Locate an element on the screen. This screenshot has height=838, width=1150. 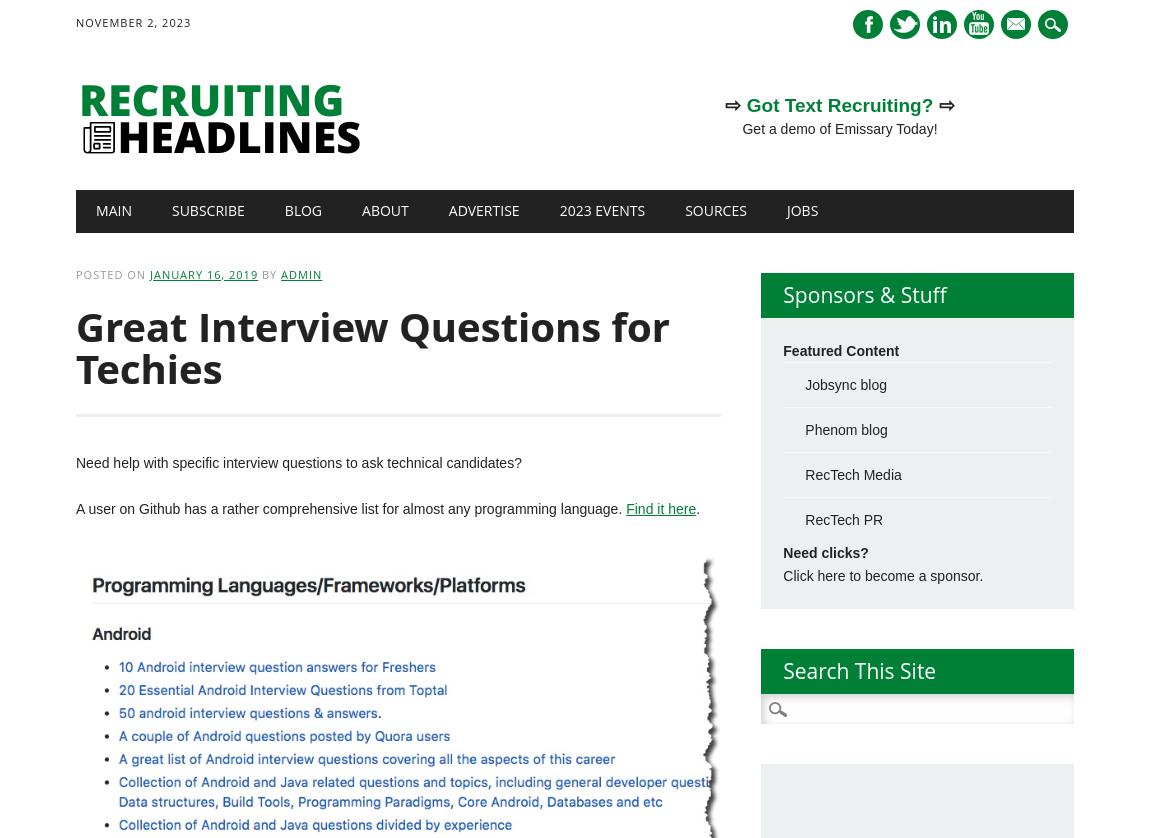
'RecTech Media' is located at coordinates (851, 474).